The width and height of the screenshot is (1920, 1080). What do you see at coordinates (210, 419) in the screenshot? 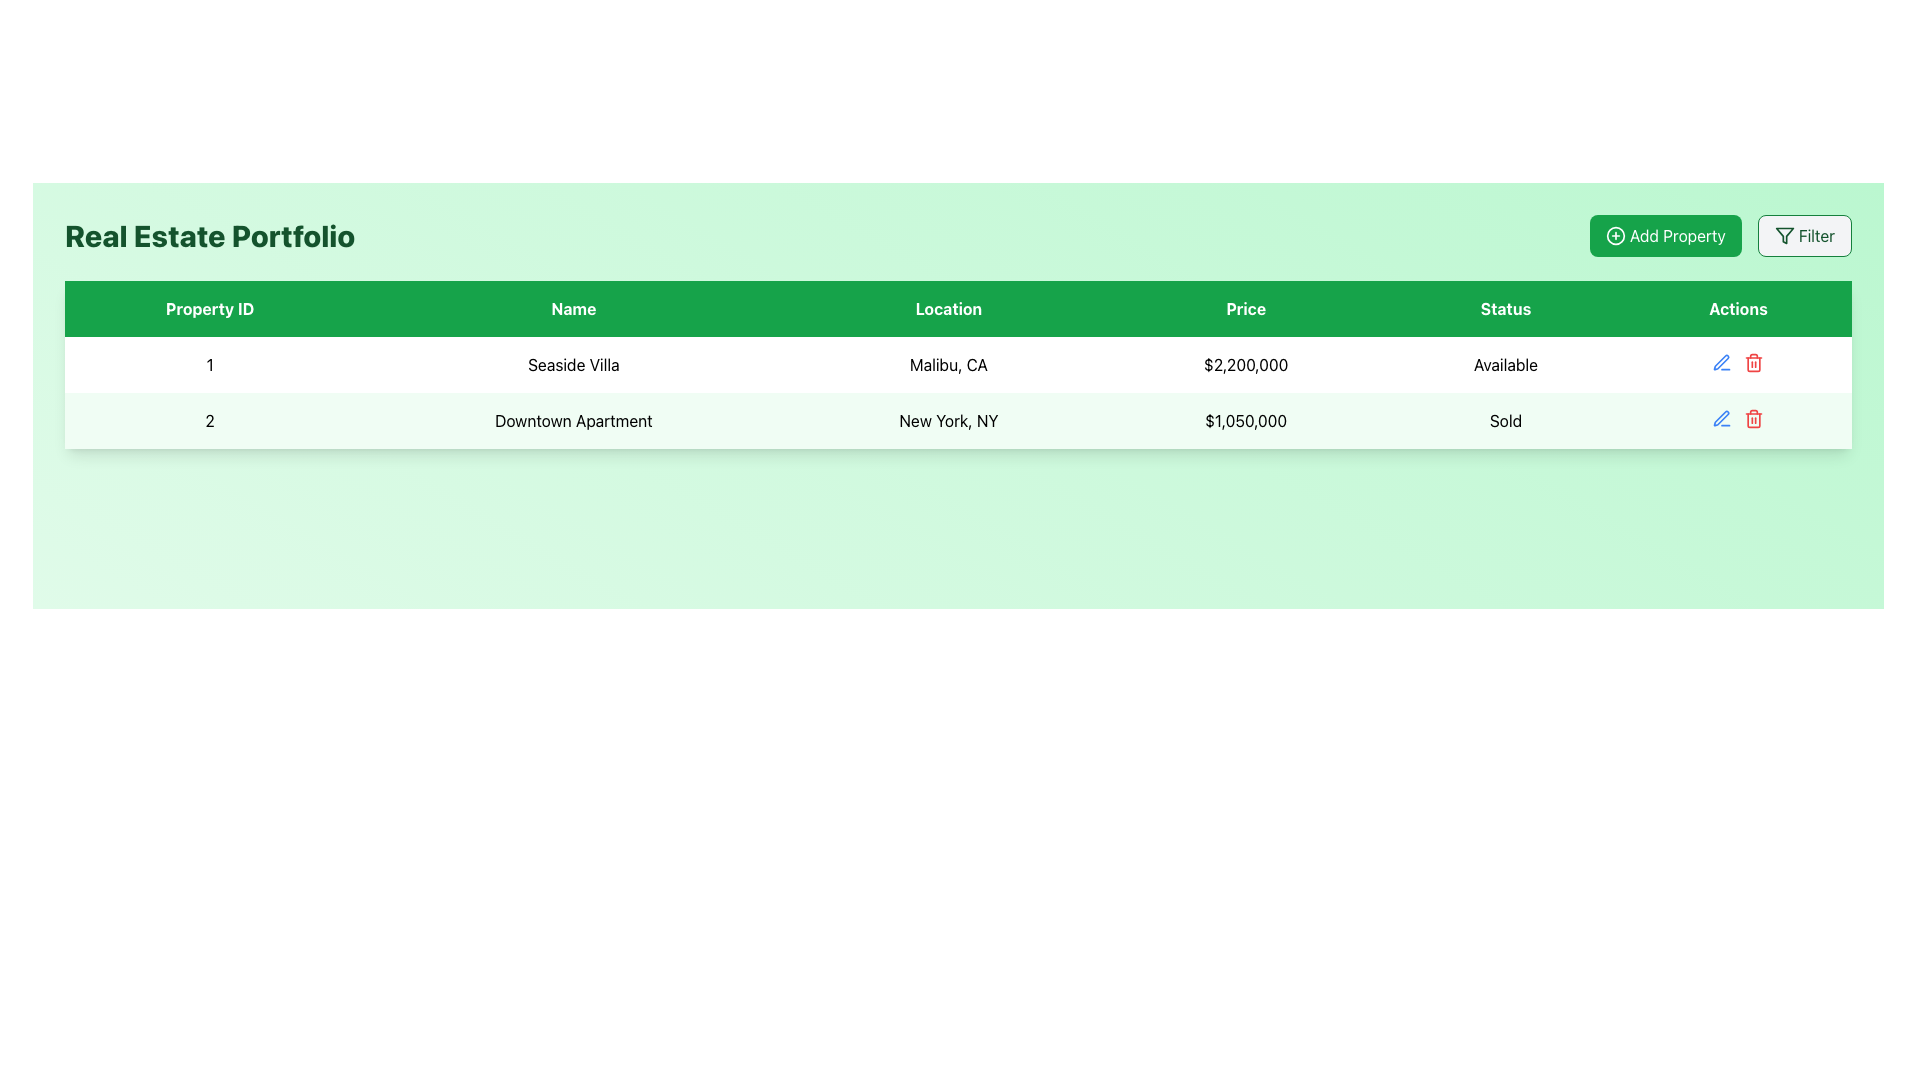
I see `text displayed in the Text Display element that shows the number '2', which is styled with center alignment and located in the first cell of the second row of a table with alternating green background styling for even rows` at bounding box center [210, 419].